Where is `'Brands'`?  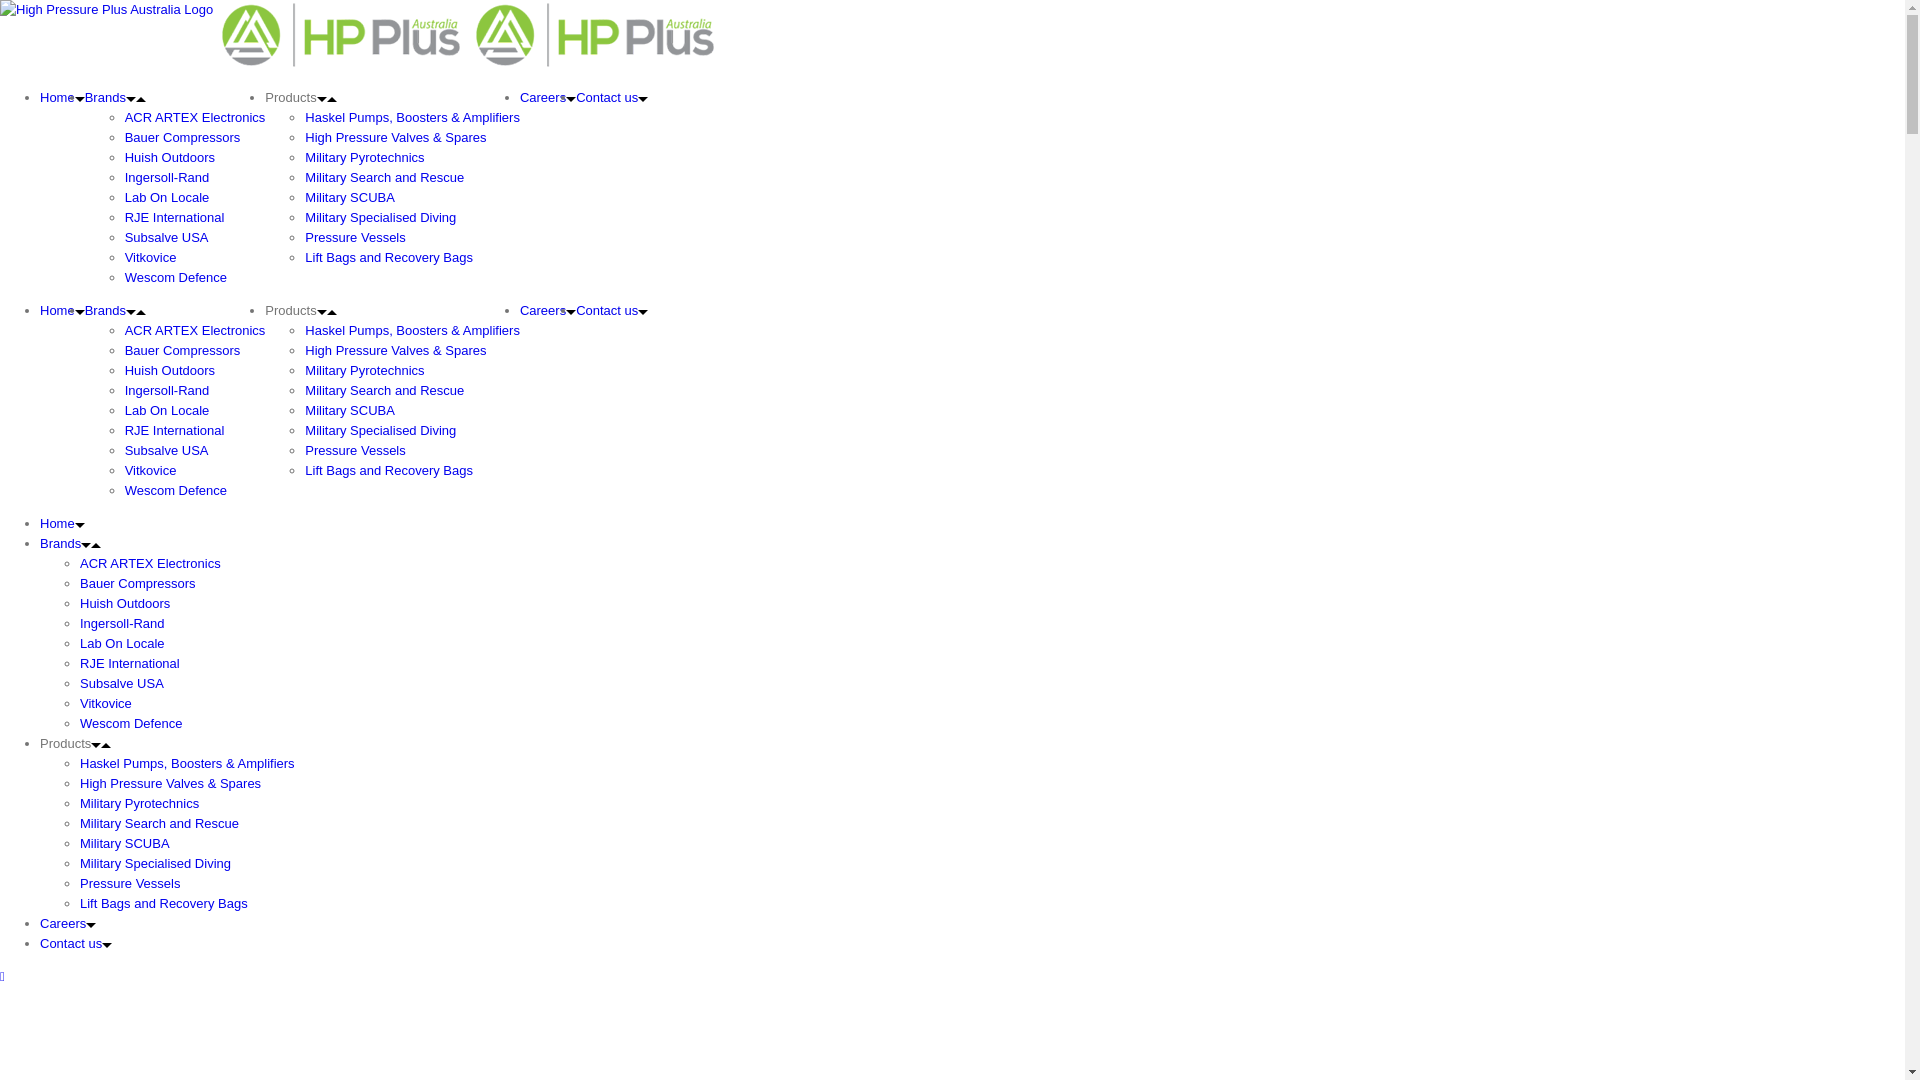 'Brands' is located at coordinates (114, 310).